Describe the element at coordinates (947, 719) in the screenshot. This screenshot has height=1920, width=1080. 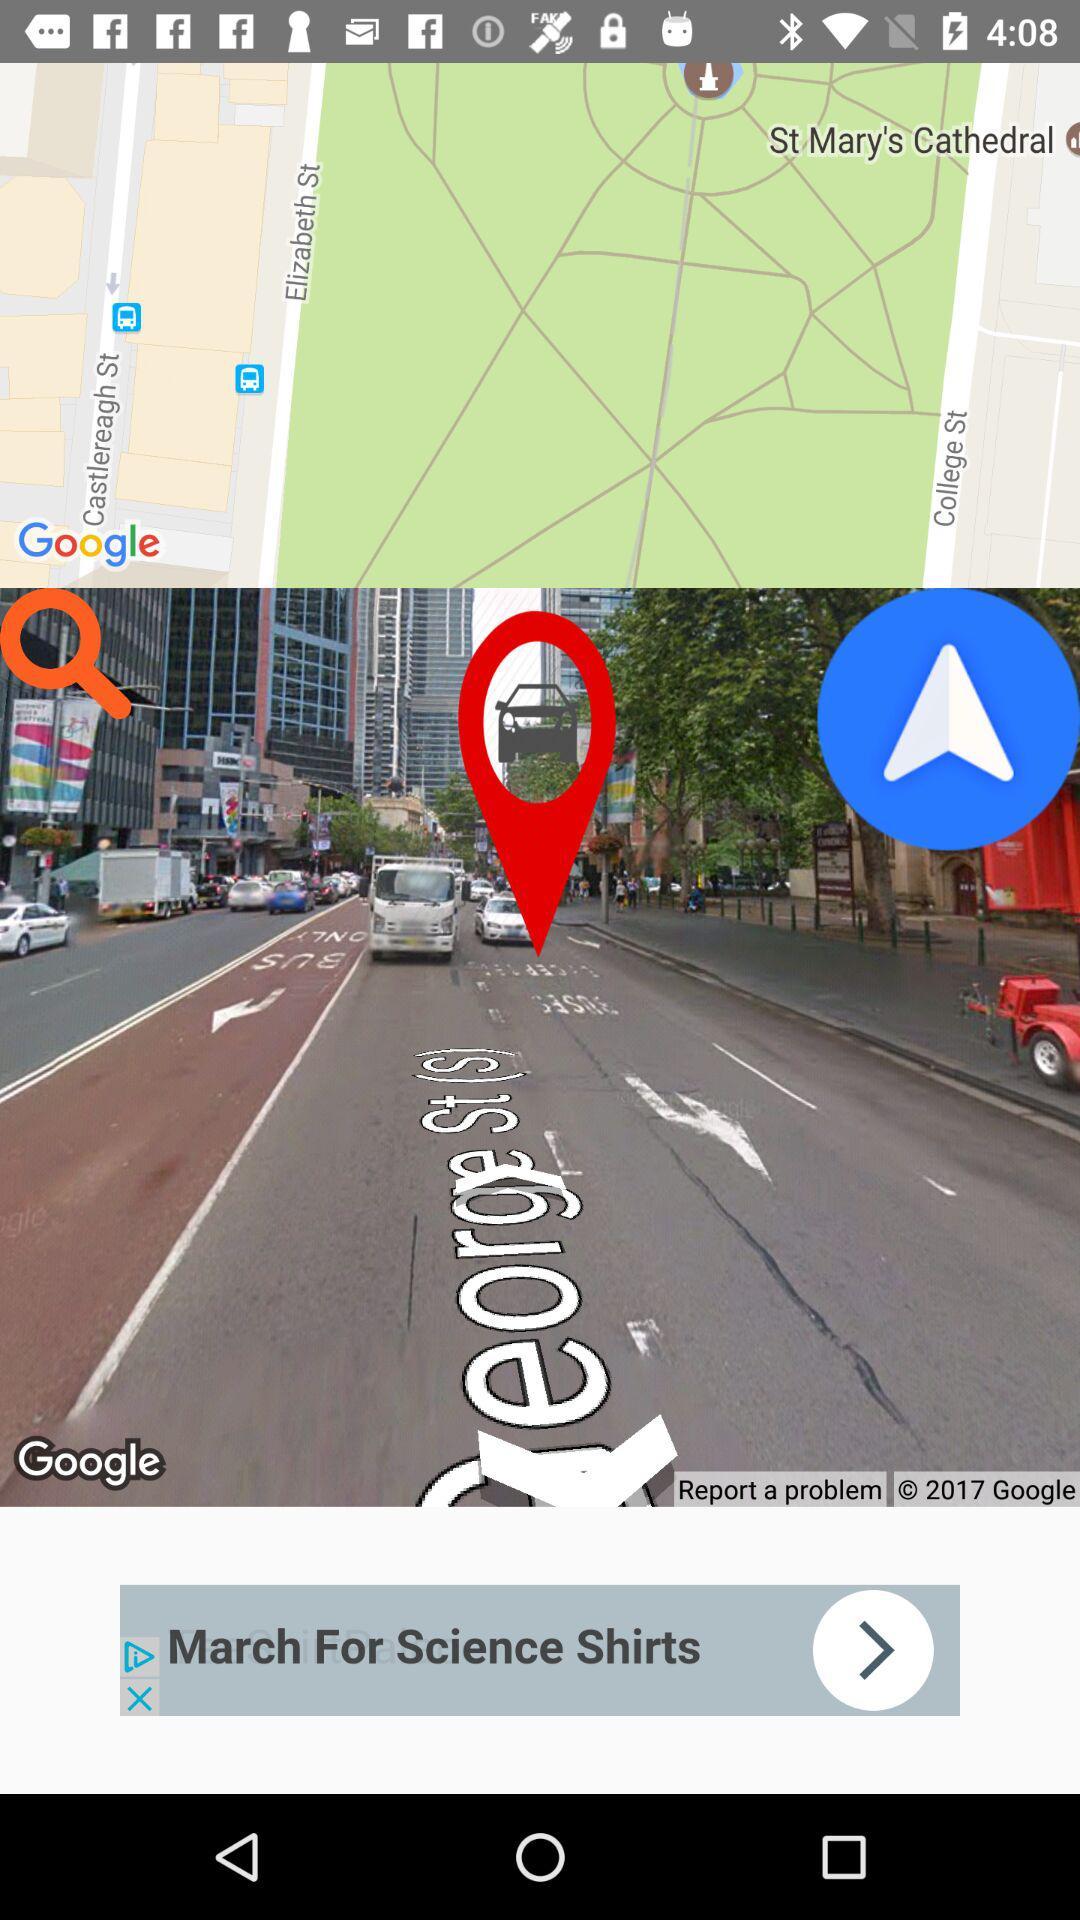
I see `start navigation` at that location.